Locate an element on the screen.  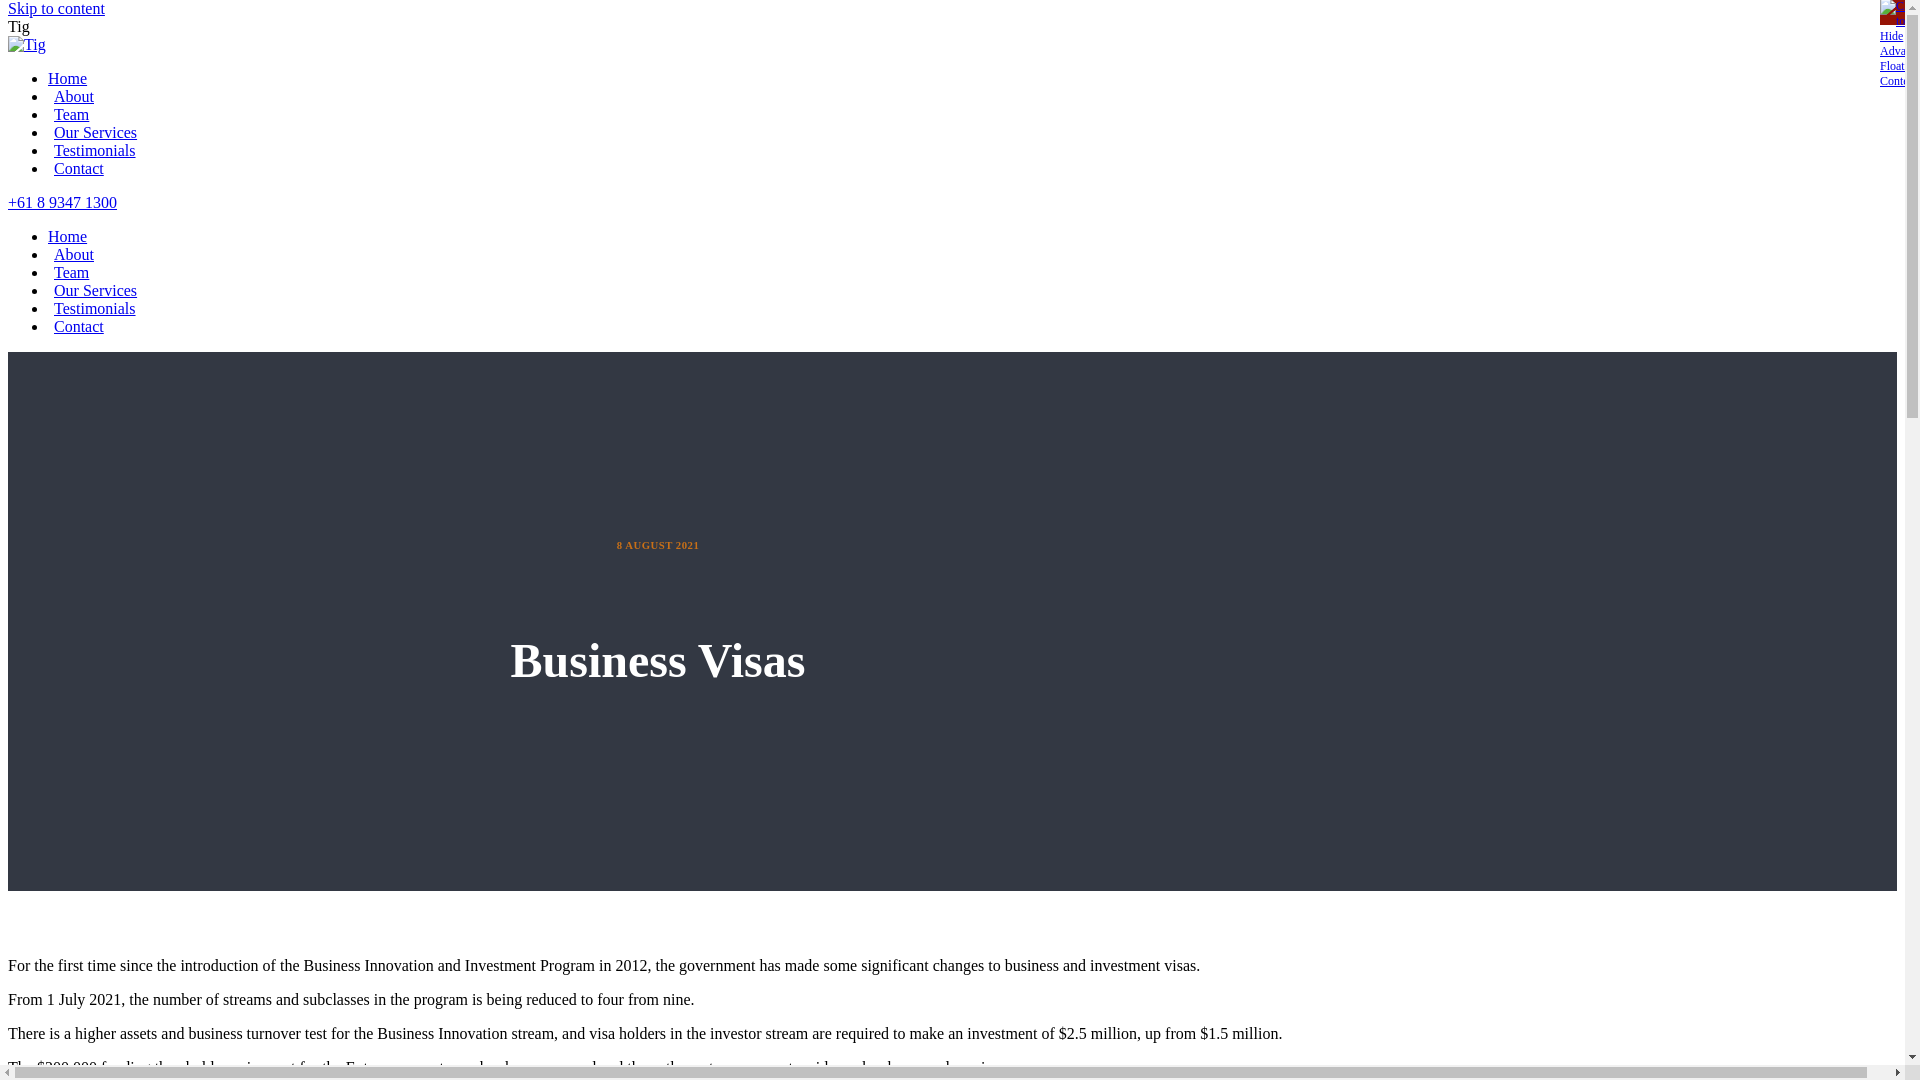
'Team' is located at coordinates (68, 272).